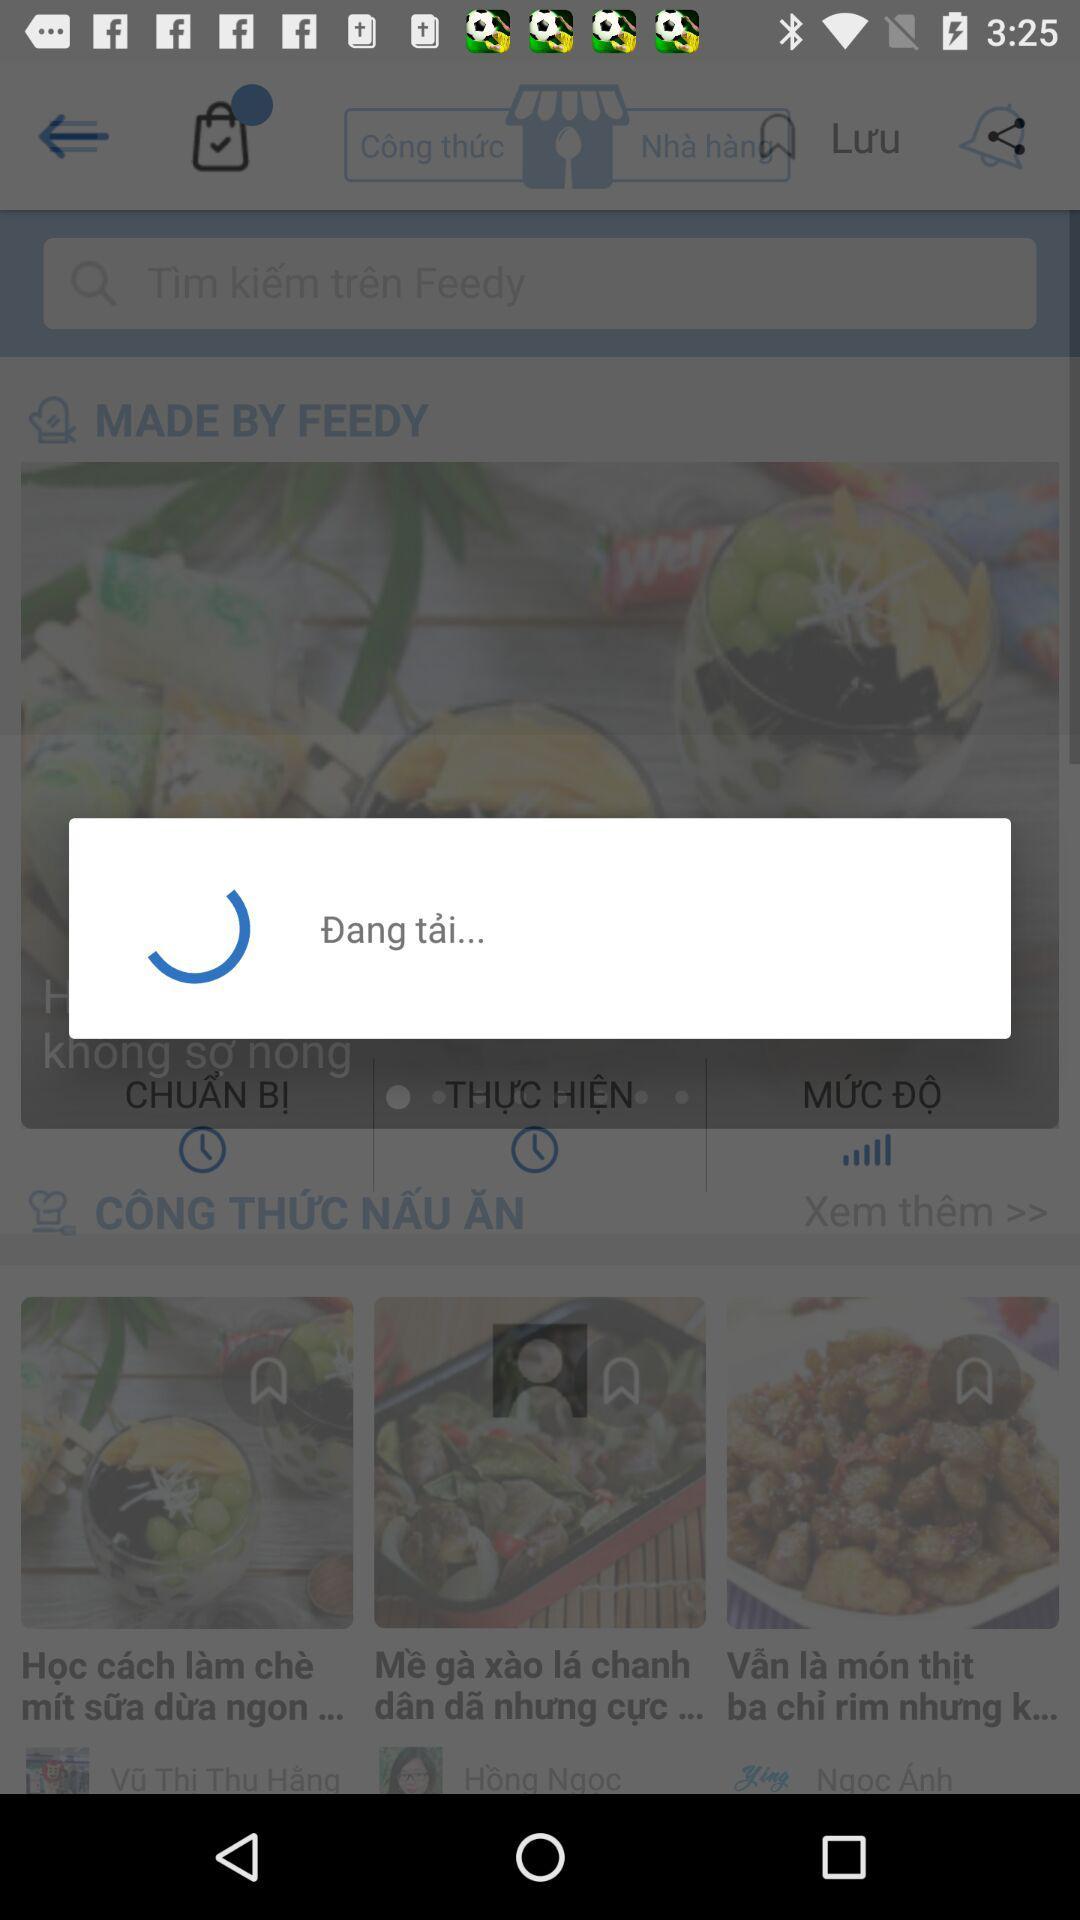 The height and width of the screenshot is (1920, 1080). I want to click on the share icon, so click(1006, 135).